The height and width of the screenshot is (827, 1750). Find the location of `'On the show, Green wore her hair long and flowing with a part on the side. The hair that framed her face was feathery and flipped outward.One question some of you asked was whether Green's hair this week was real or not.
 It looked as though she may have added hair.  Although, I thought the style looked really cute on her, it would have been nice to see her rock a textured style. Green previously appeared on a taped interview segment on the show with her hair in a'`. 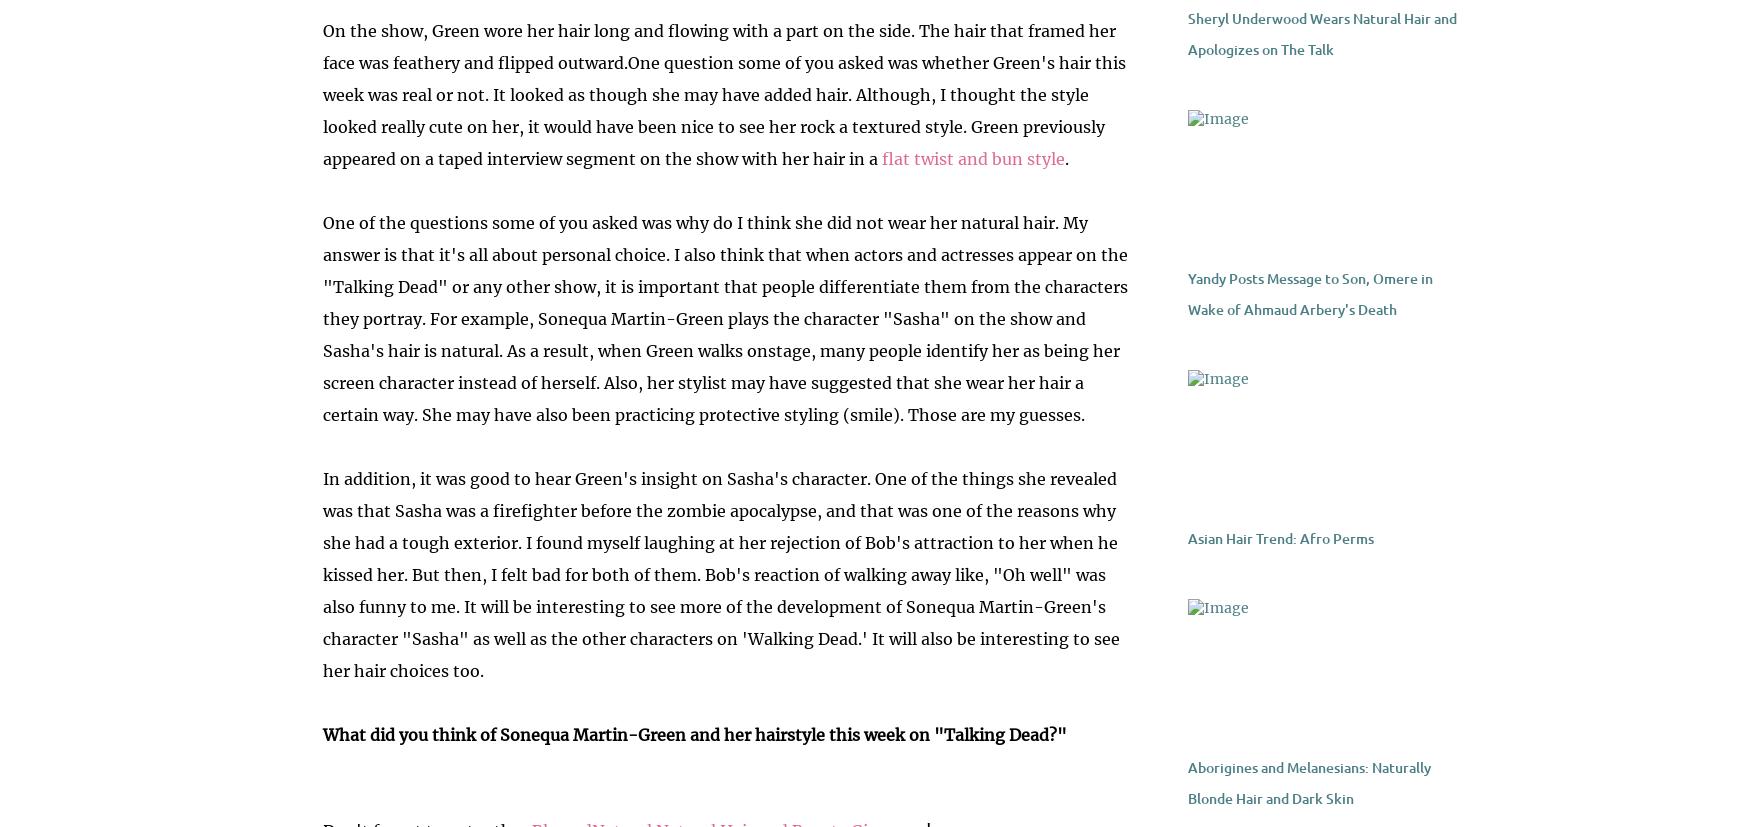

'On the show, Green wore her hair long and flowing with a part on the side. The hair that framed her face was feathery and flipped outward.One question some of you asked was whether Green's hair this week was real or not.
 It looked as though she may have added hair.  Although, I thought the style looked really cute on her, it would have been nice to see her rock a textured style. Green previously appeared on a taped interview segment on the show with her hair in a' is located at coordinates (723, 95).